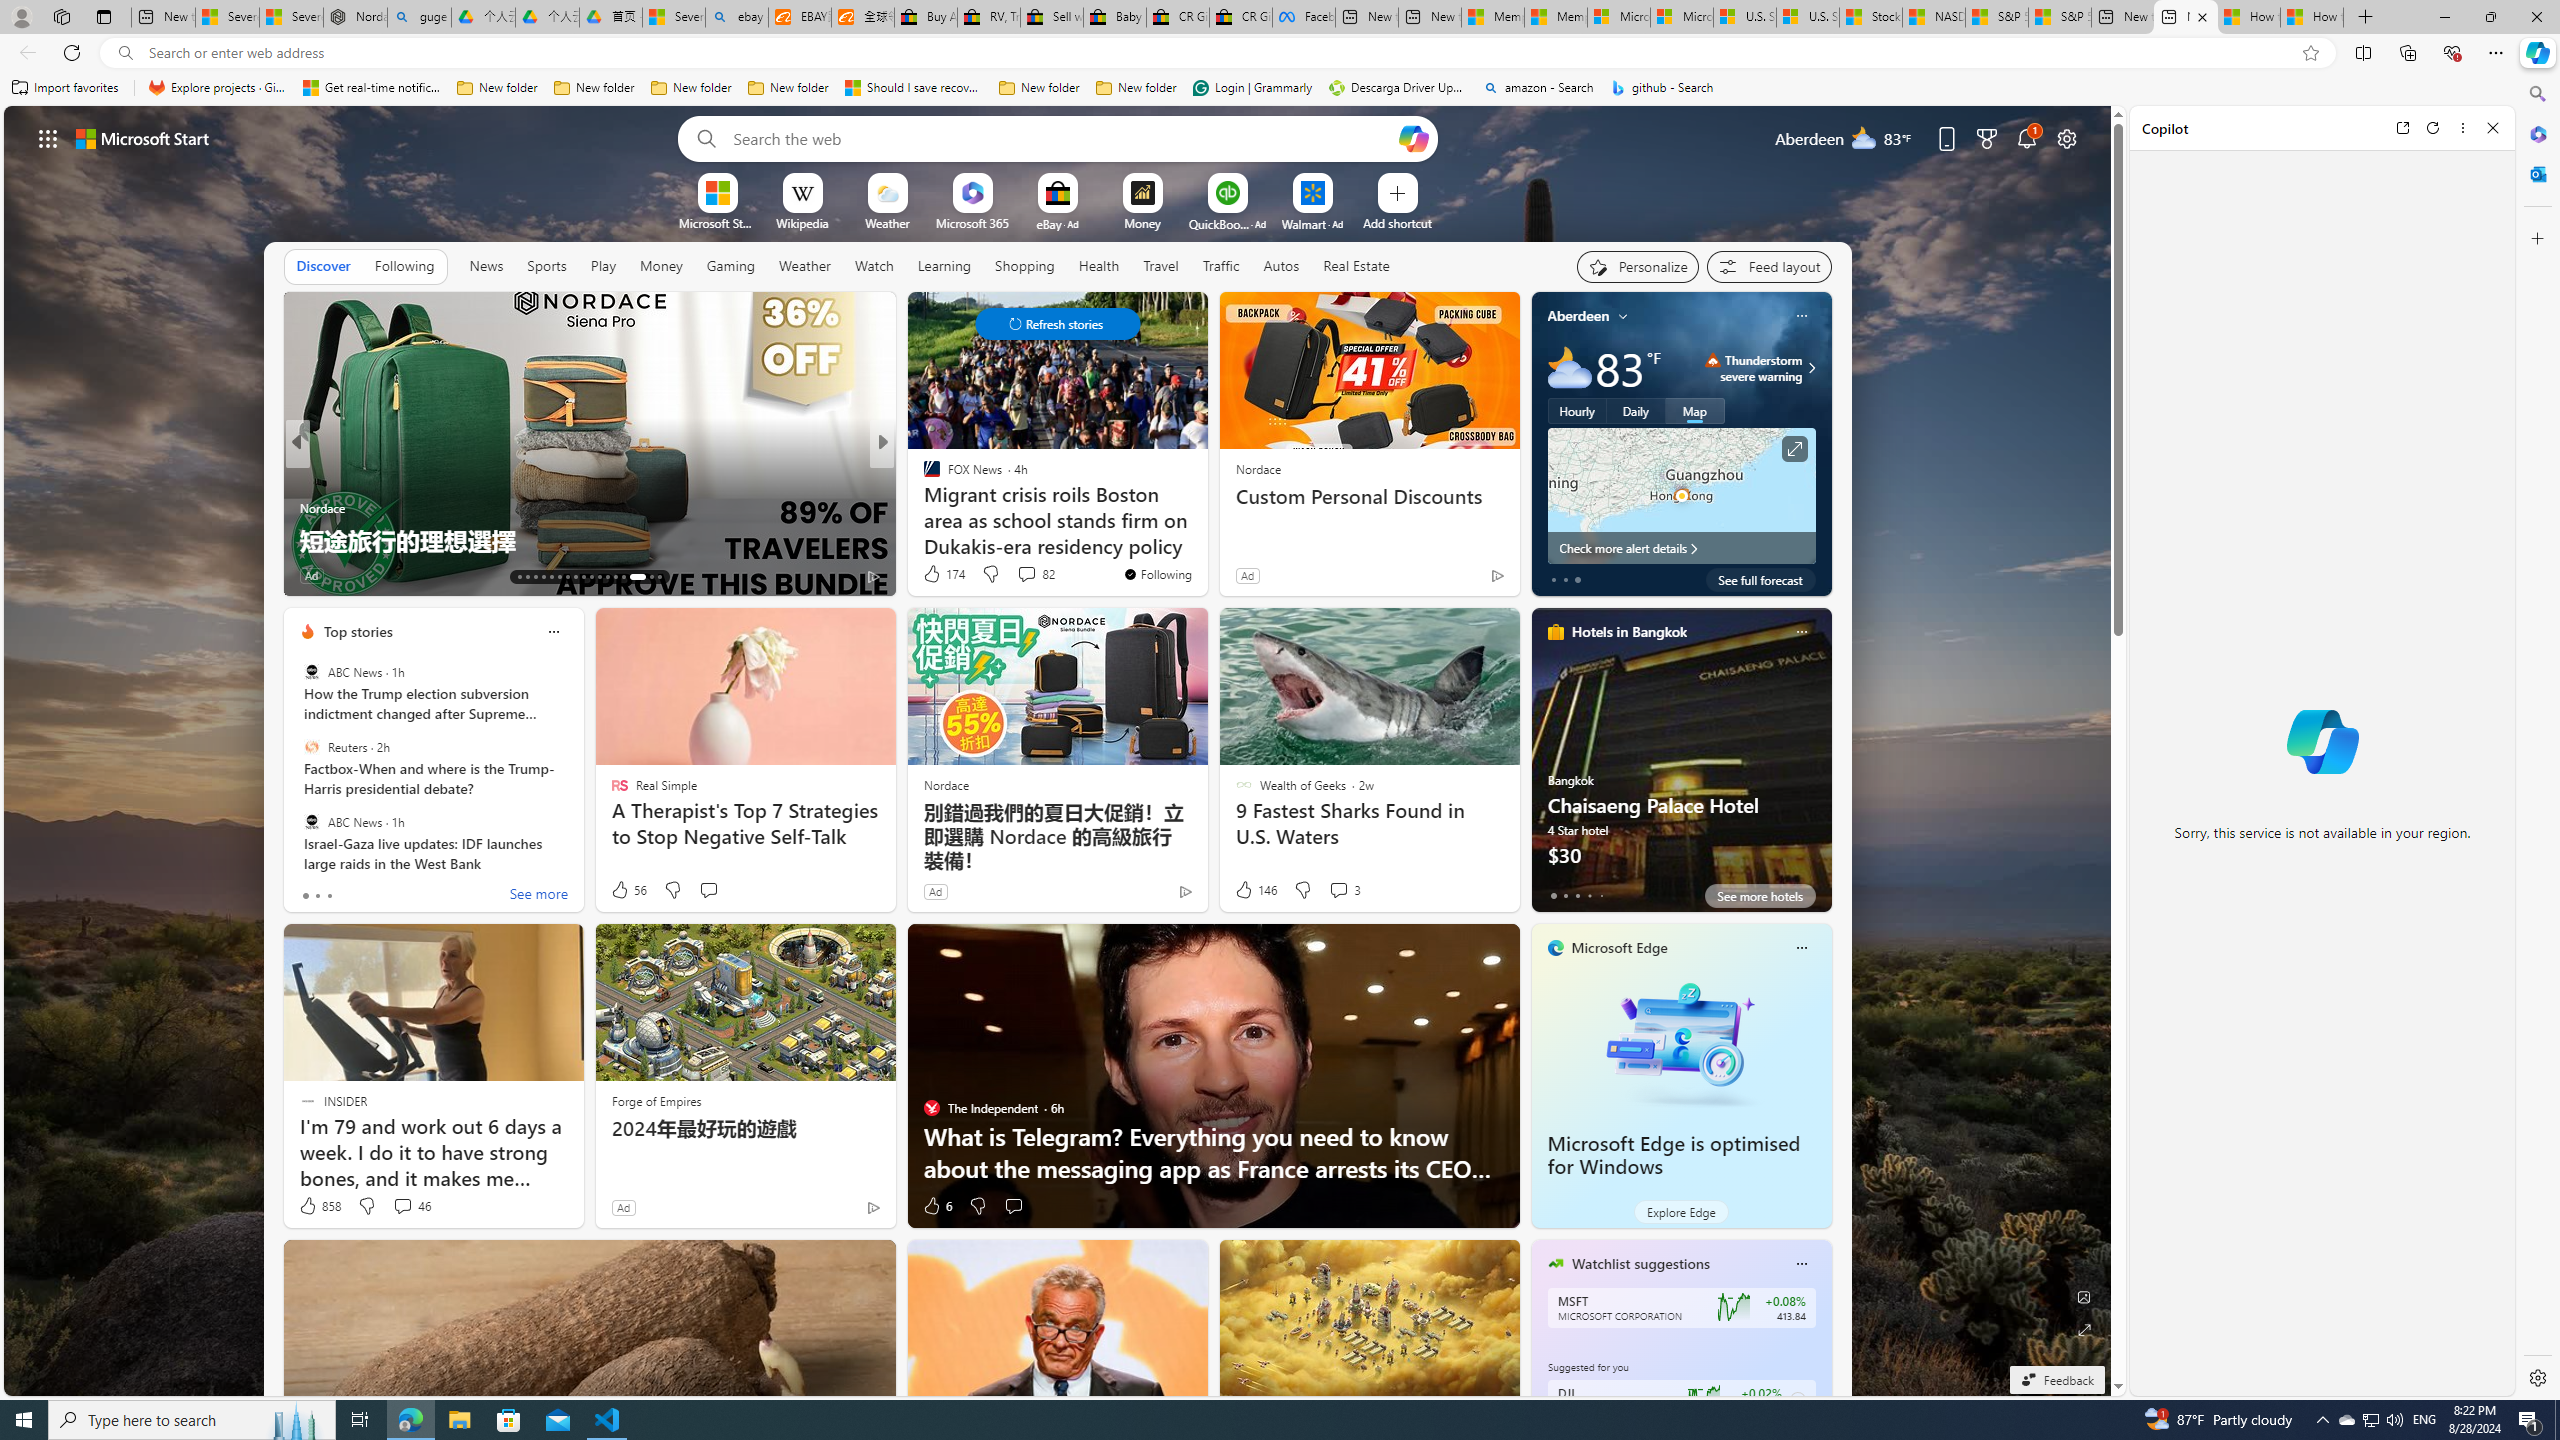 This screenshot has width=2560, height=1440. Describe the element at coordinates (1752, 367) in the screenshot. I see `'Thunderstorm - Severe Thunderstorm severe warning'` at that location.